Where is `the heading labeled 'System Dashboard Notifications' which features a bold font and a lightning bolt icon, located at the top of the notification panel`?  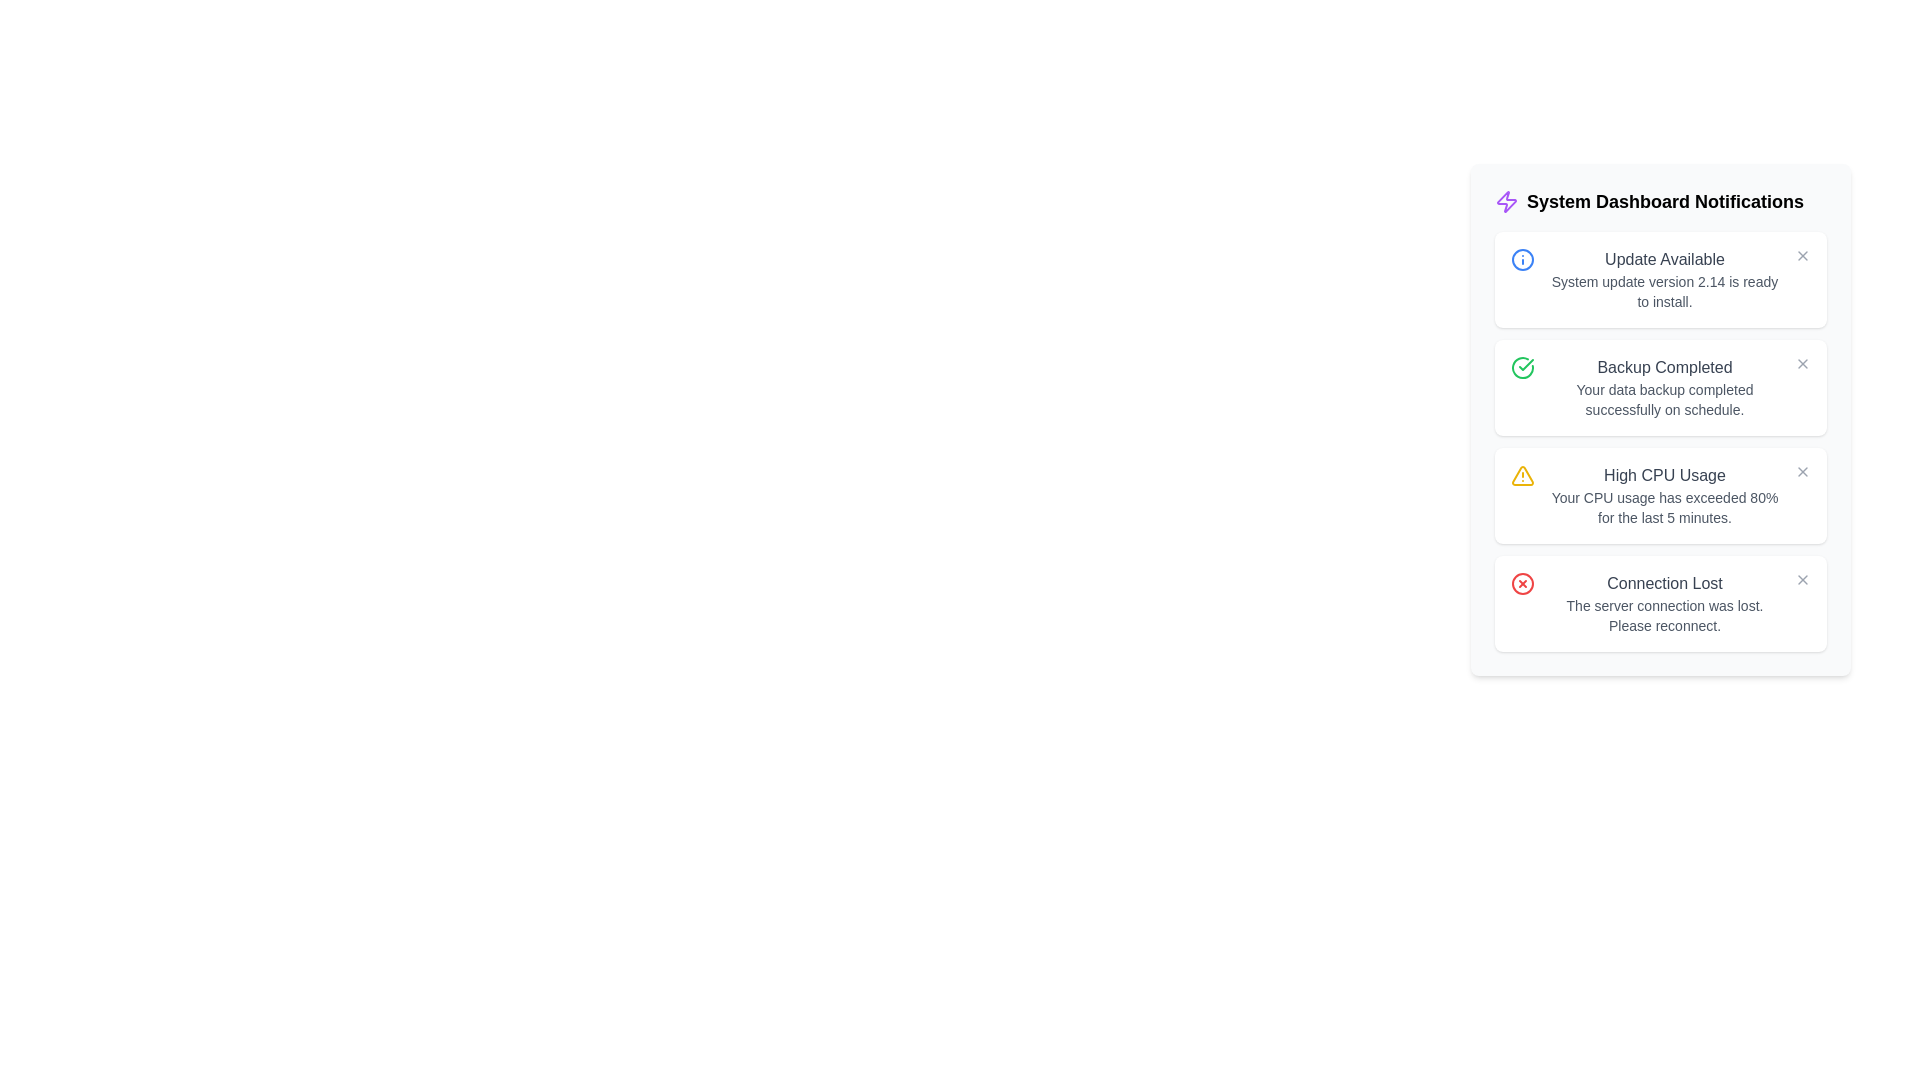 the heading labeled 'System Dashboard Notifications' which features a bold font and a lightning bolt icon, located at the top of the notification panel is located at coordinates (1660, 201).